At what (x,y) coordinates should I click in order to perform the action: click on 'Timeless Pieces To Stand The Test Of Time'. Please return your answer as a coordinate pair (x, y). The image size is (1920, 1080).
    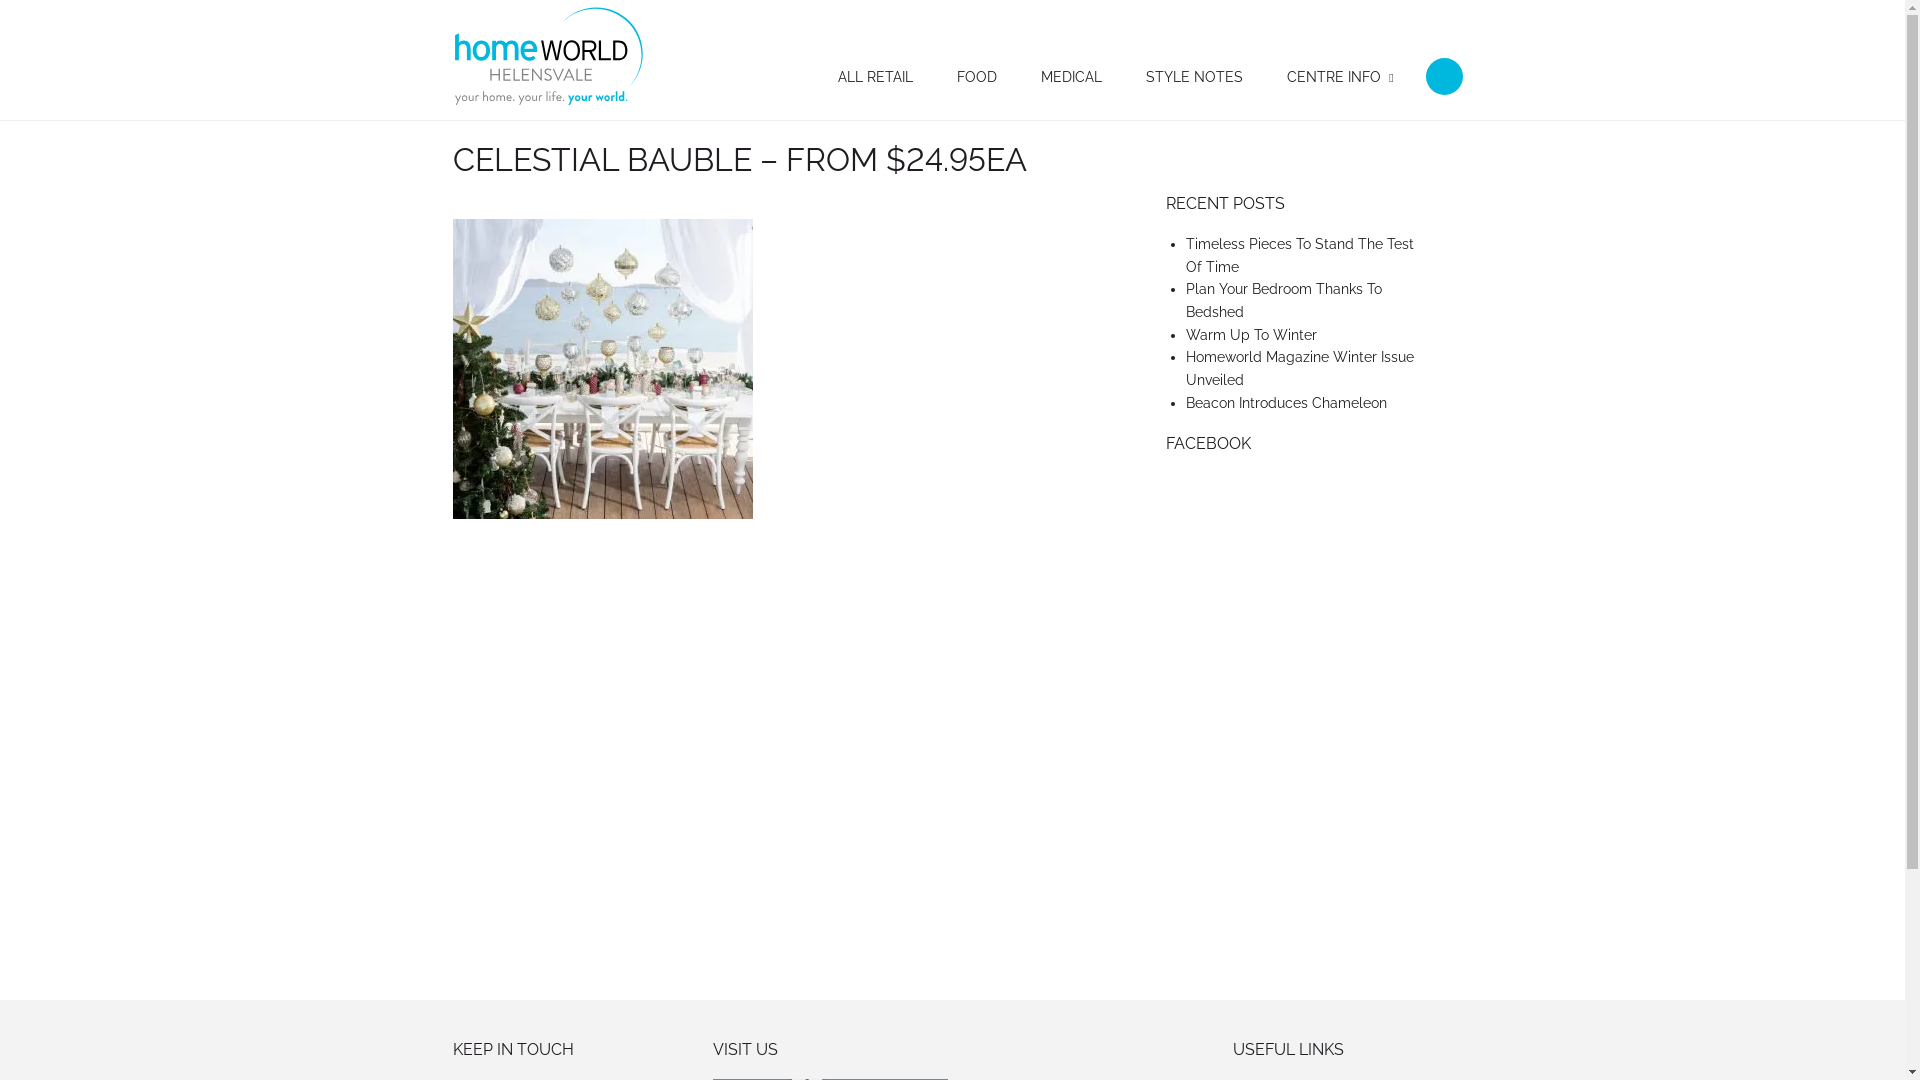
    Looking at the image, I should click on (1300, 254).